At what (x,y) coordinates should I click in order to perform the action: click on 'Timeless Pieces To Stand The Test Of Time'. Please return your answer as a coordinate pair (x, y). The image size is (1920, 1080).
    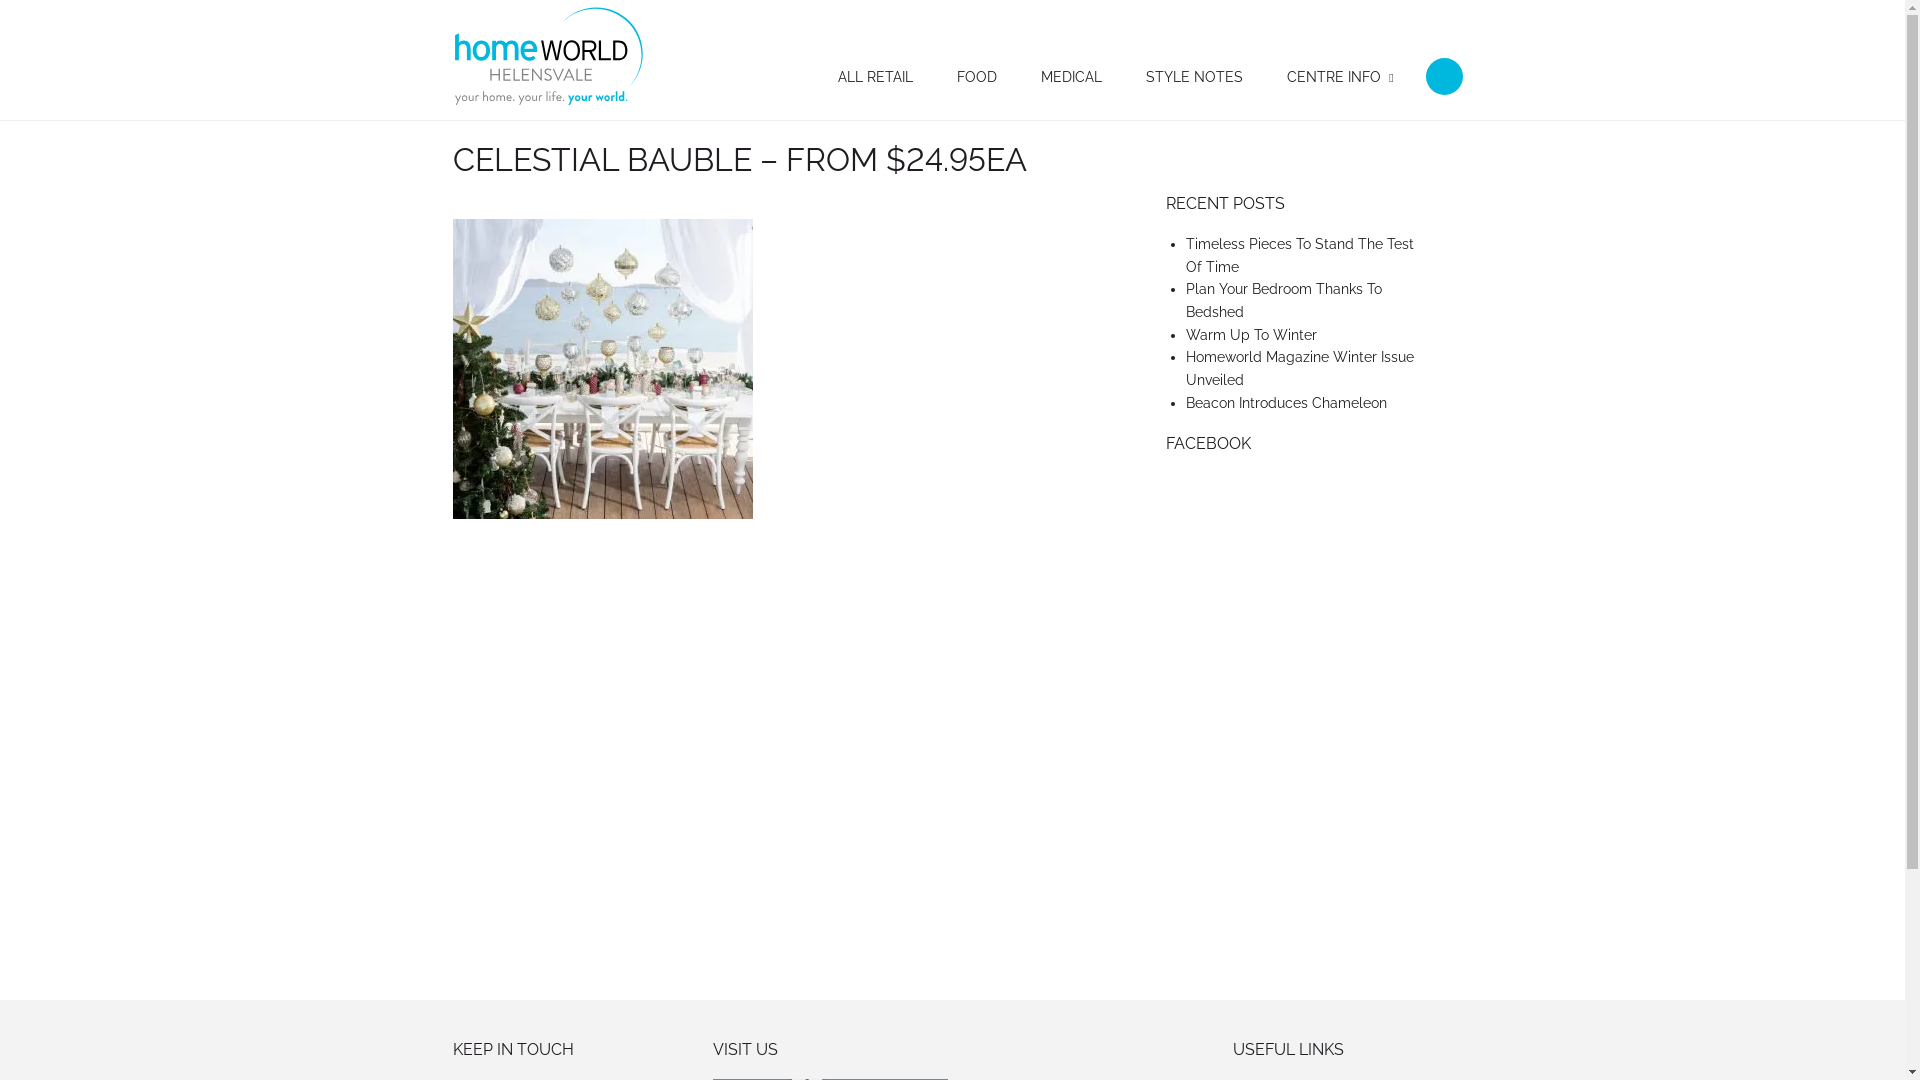
    Looking at the image, I should click on (1300, 254).